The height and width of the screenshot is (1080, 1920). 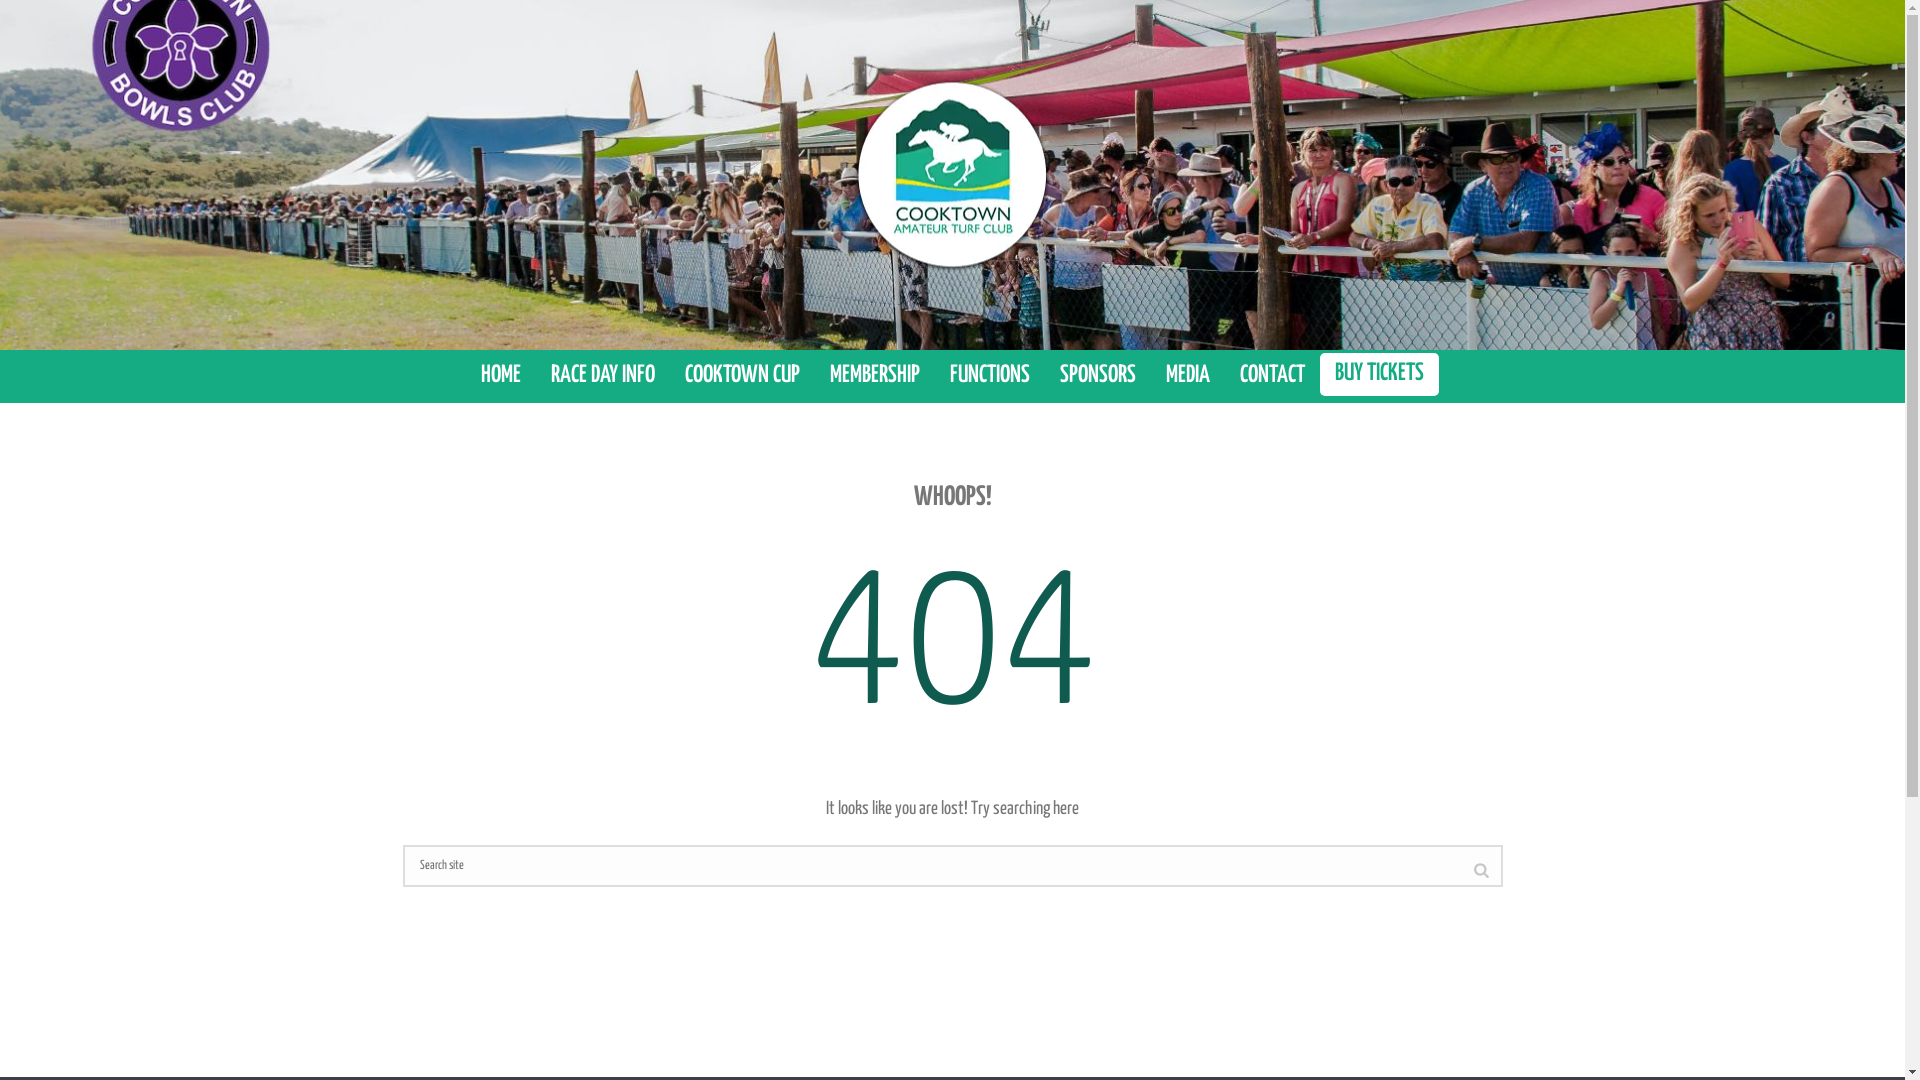 I want to click on 'FUNCTIONS', so click(x=934, y=376).